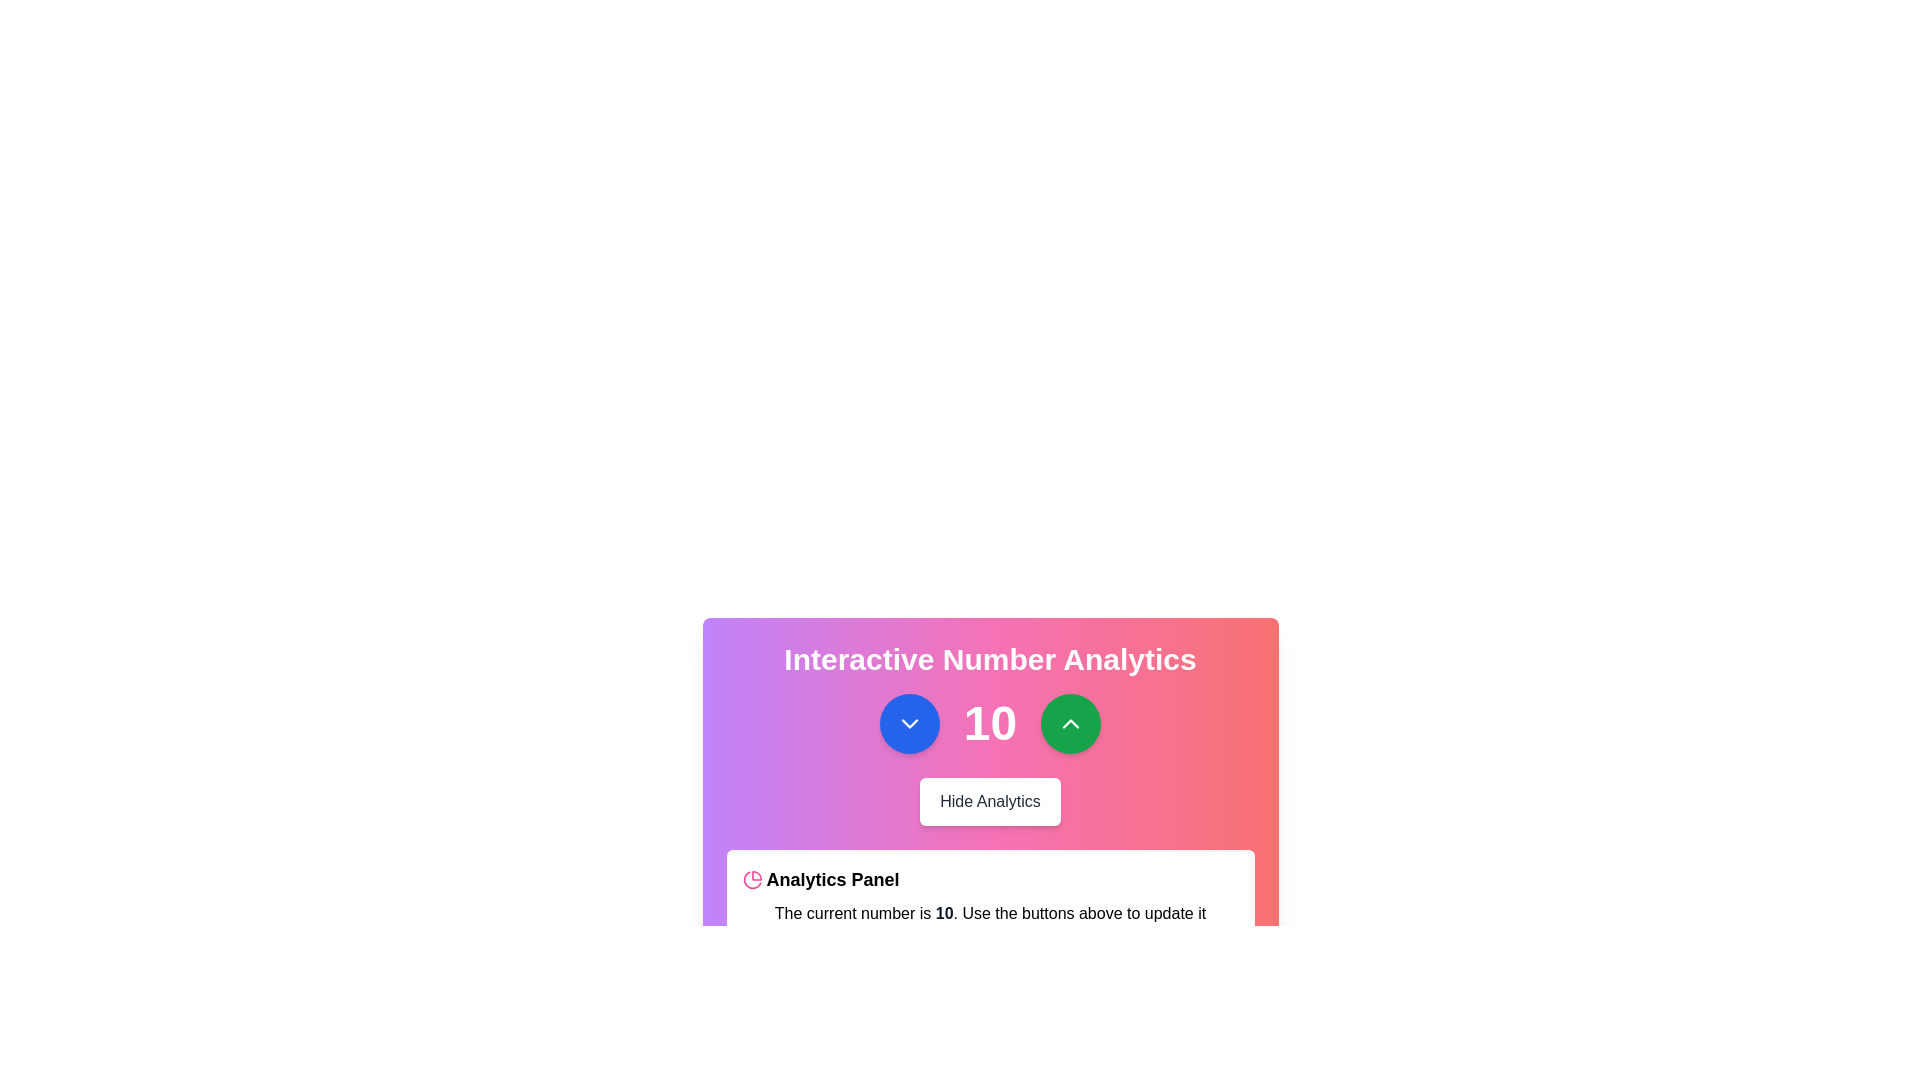  I want to click on the circular blue button with a white downward-pointing chevron, located to the left of the numeric value '10', to decrement the number, so click(908, 724).